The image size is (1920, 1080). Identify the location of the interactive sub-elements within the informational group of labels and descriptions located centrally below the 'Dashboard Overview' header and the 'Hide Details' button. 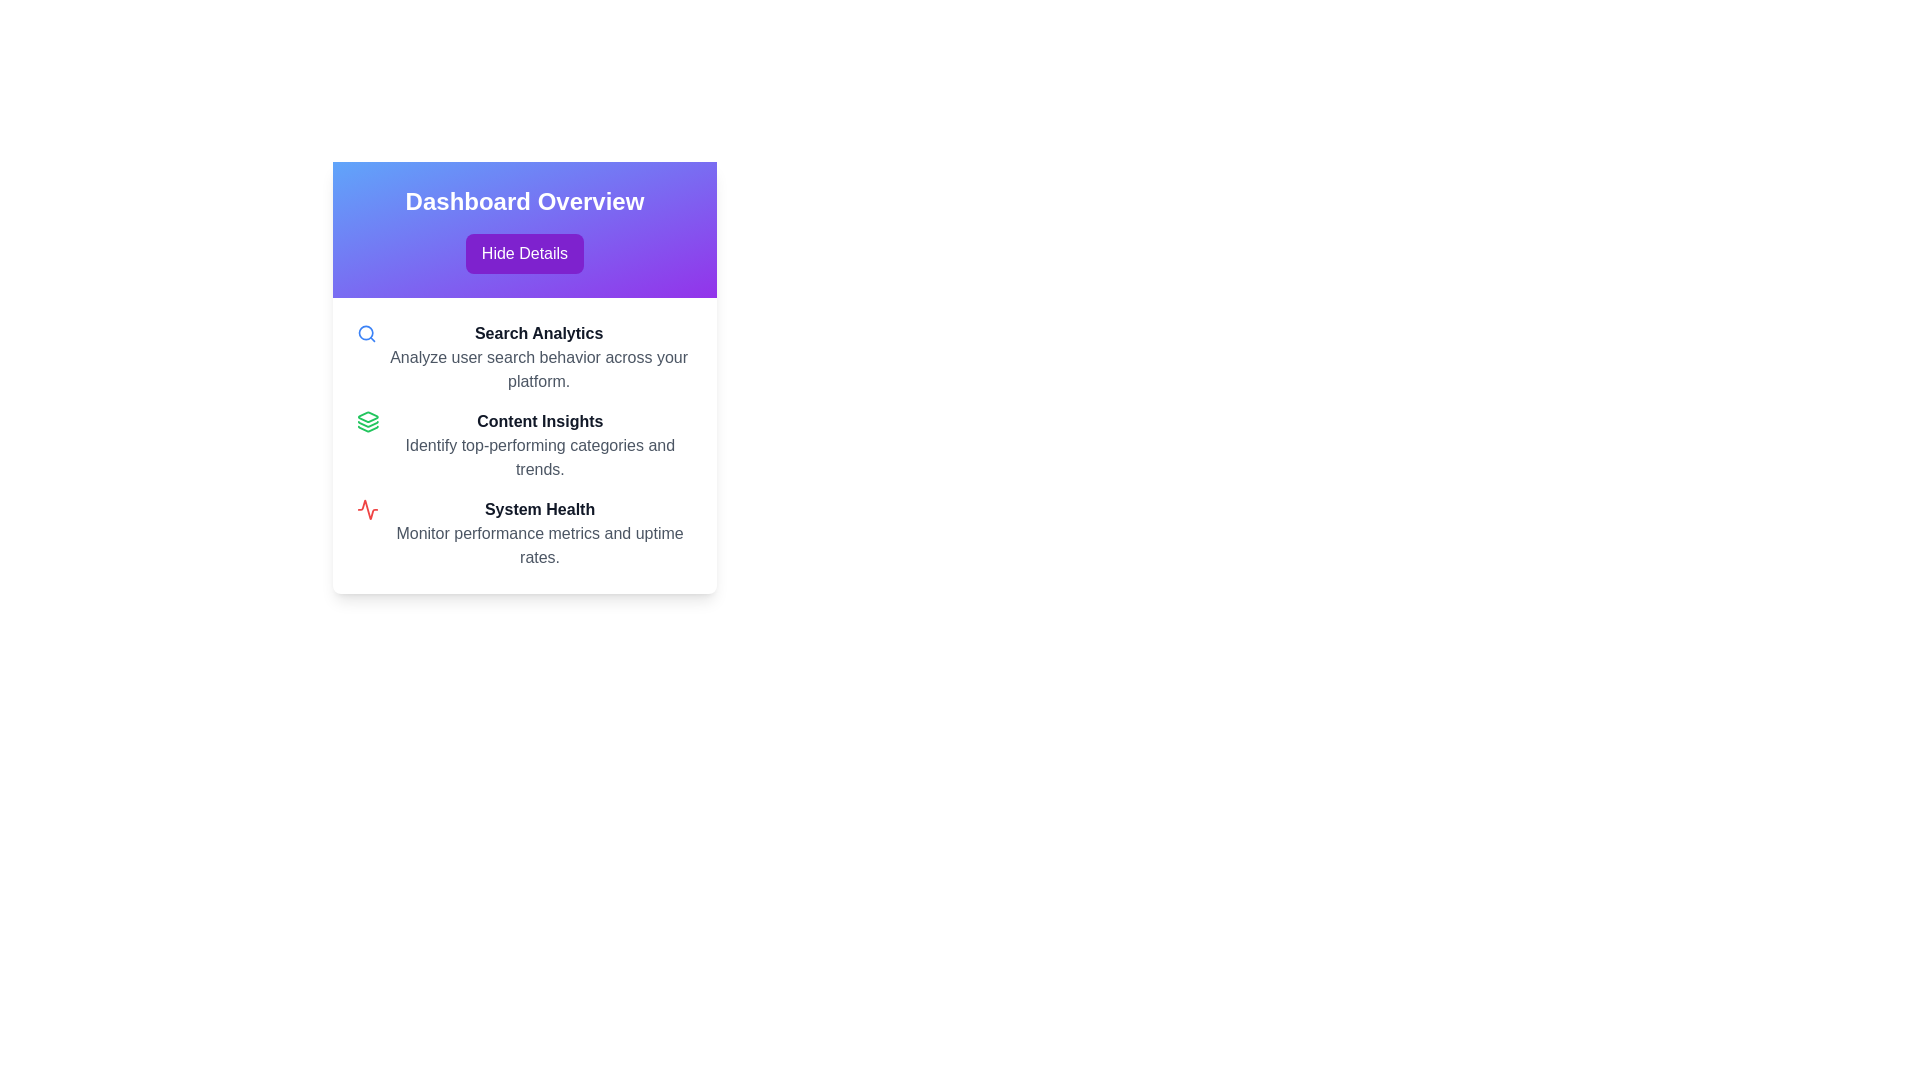
(524, 445).